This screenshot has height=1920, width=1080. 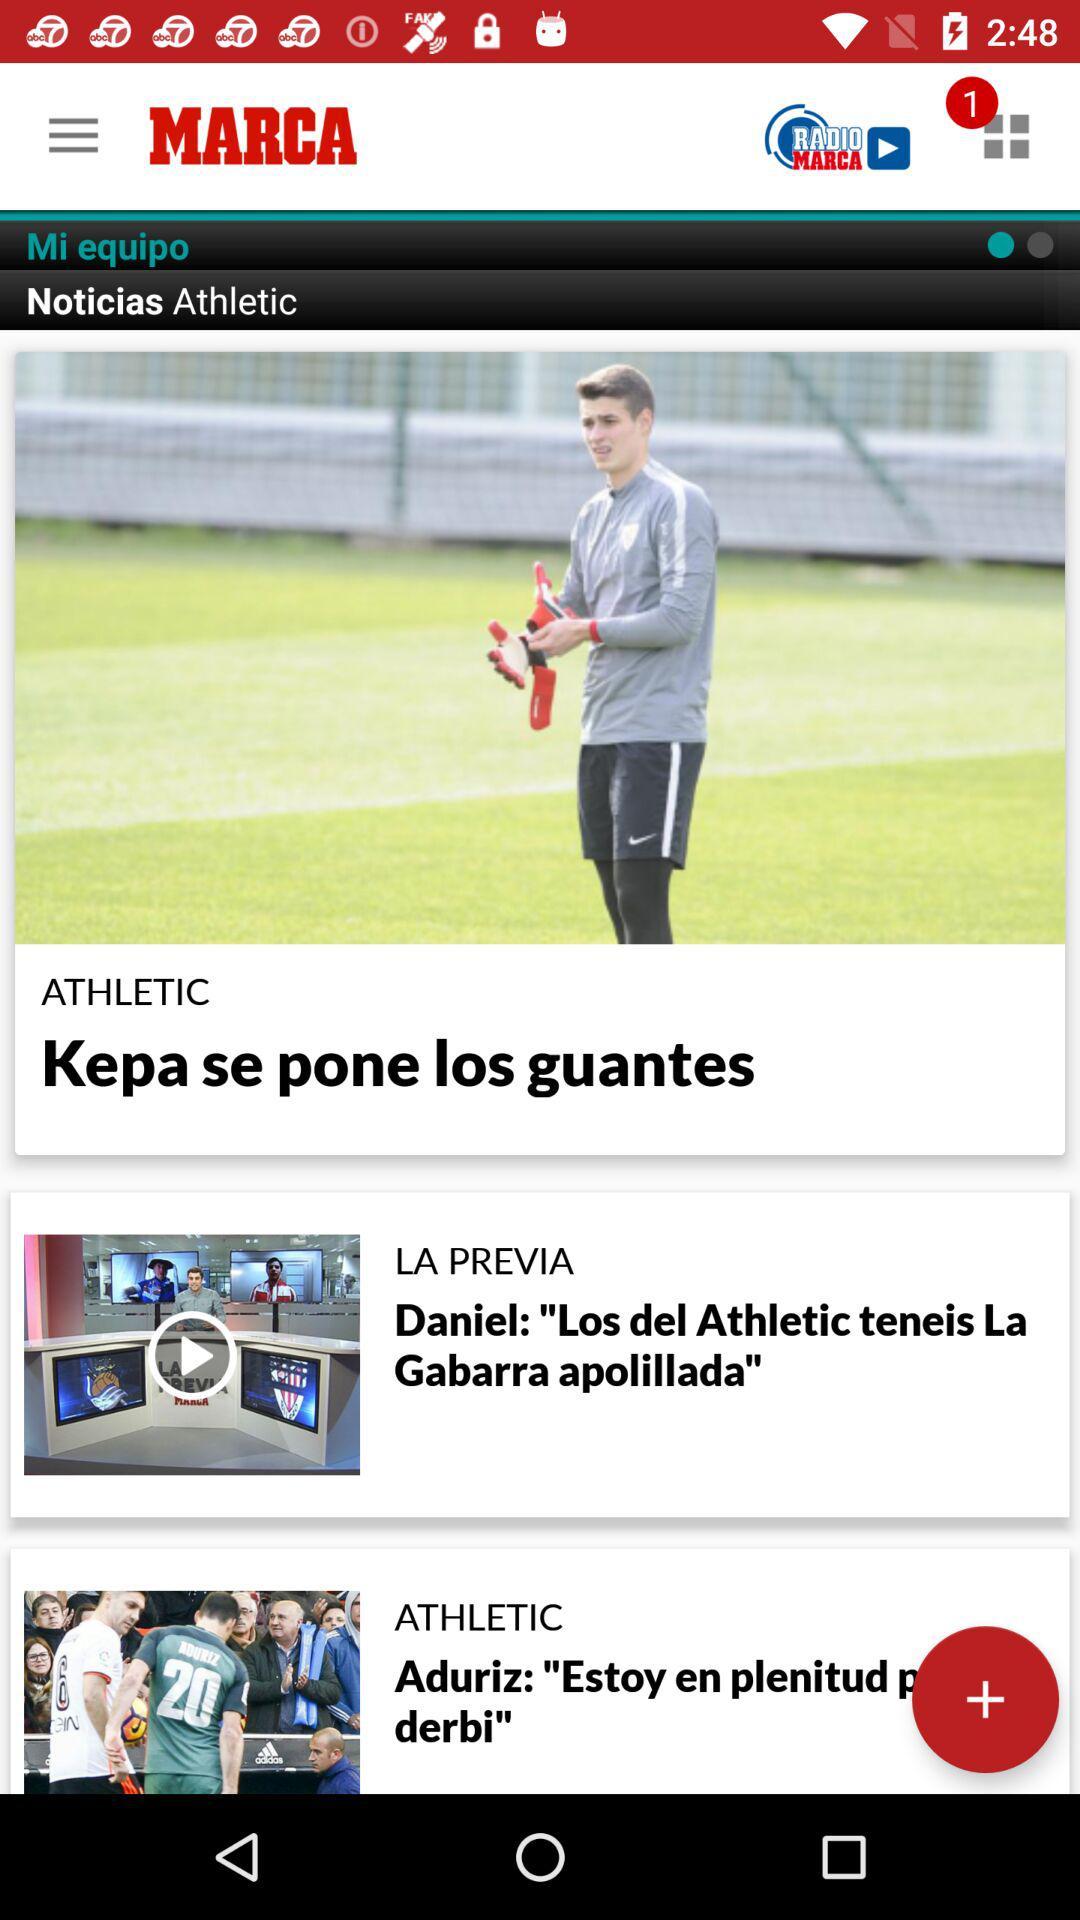 I want to click on radio marca which is on the right side of marca, so click(x=837, y=135).